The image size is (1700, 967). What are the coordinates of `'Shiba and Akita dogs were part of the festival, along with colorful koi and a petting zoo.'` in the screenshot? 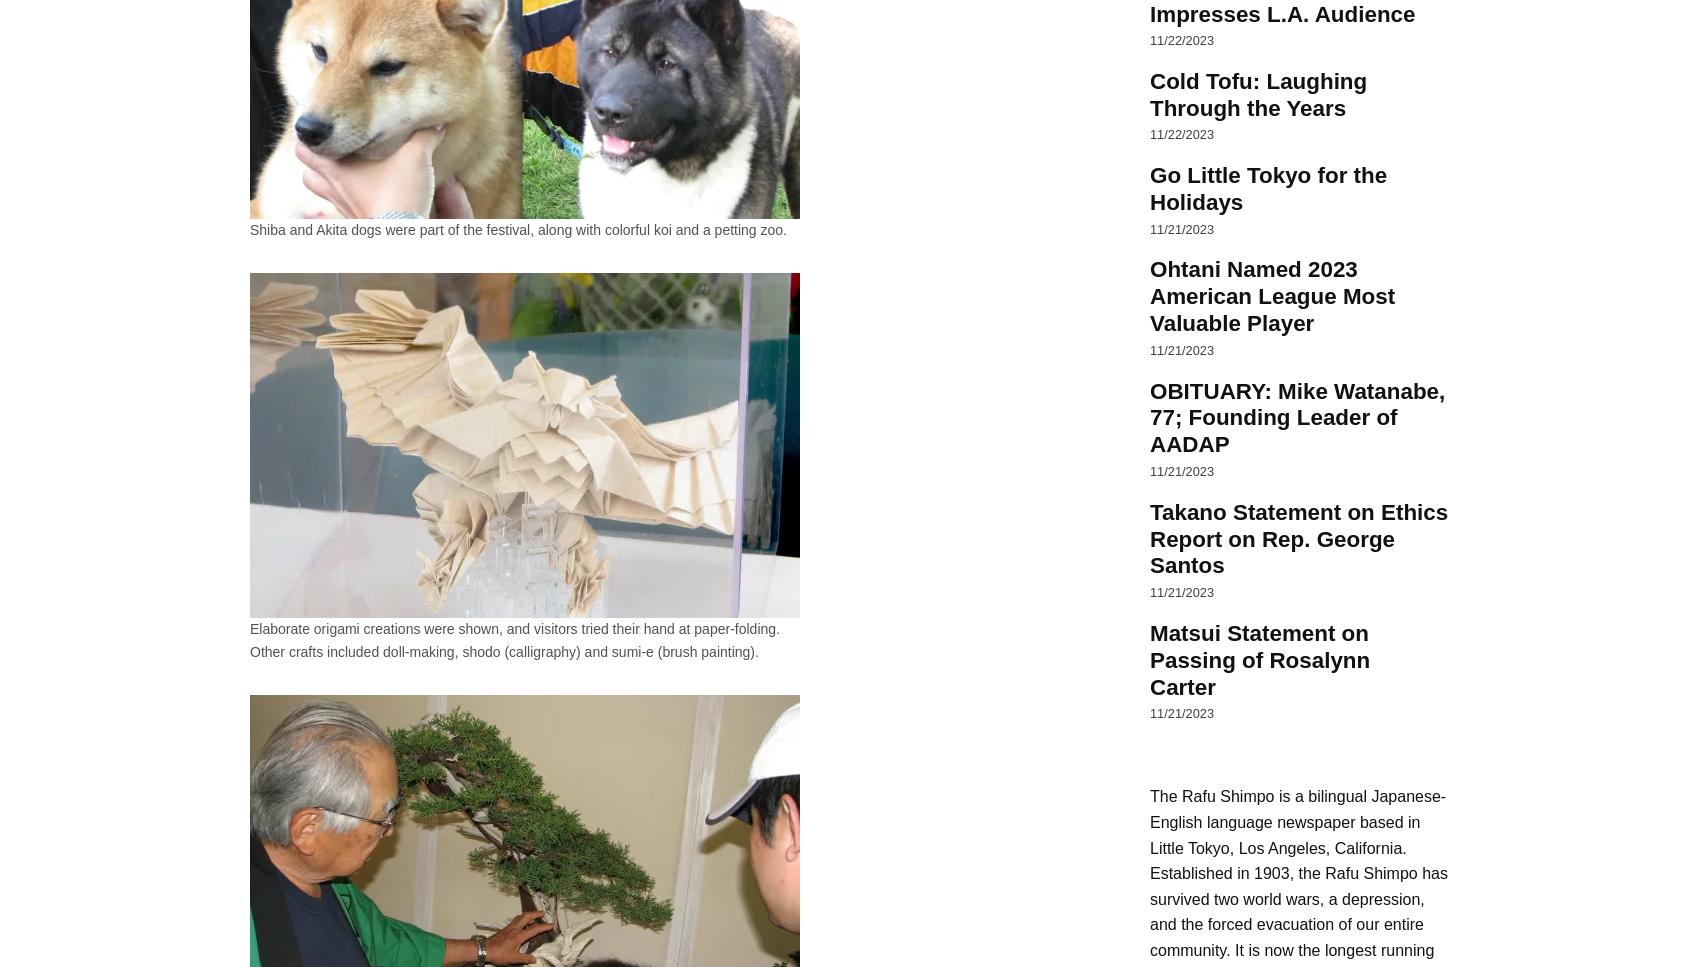 It's located at (518, 229).